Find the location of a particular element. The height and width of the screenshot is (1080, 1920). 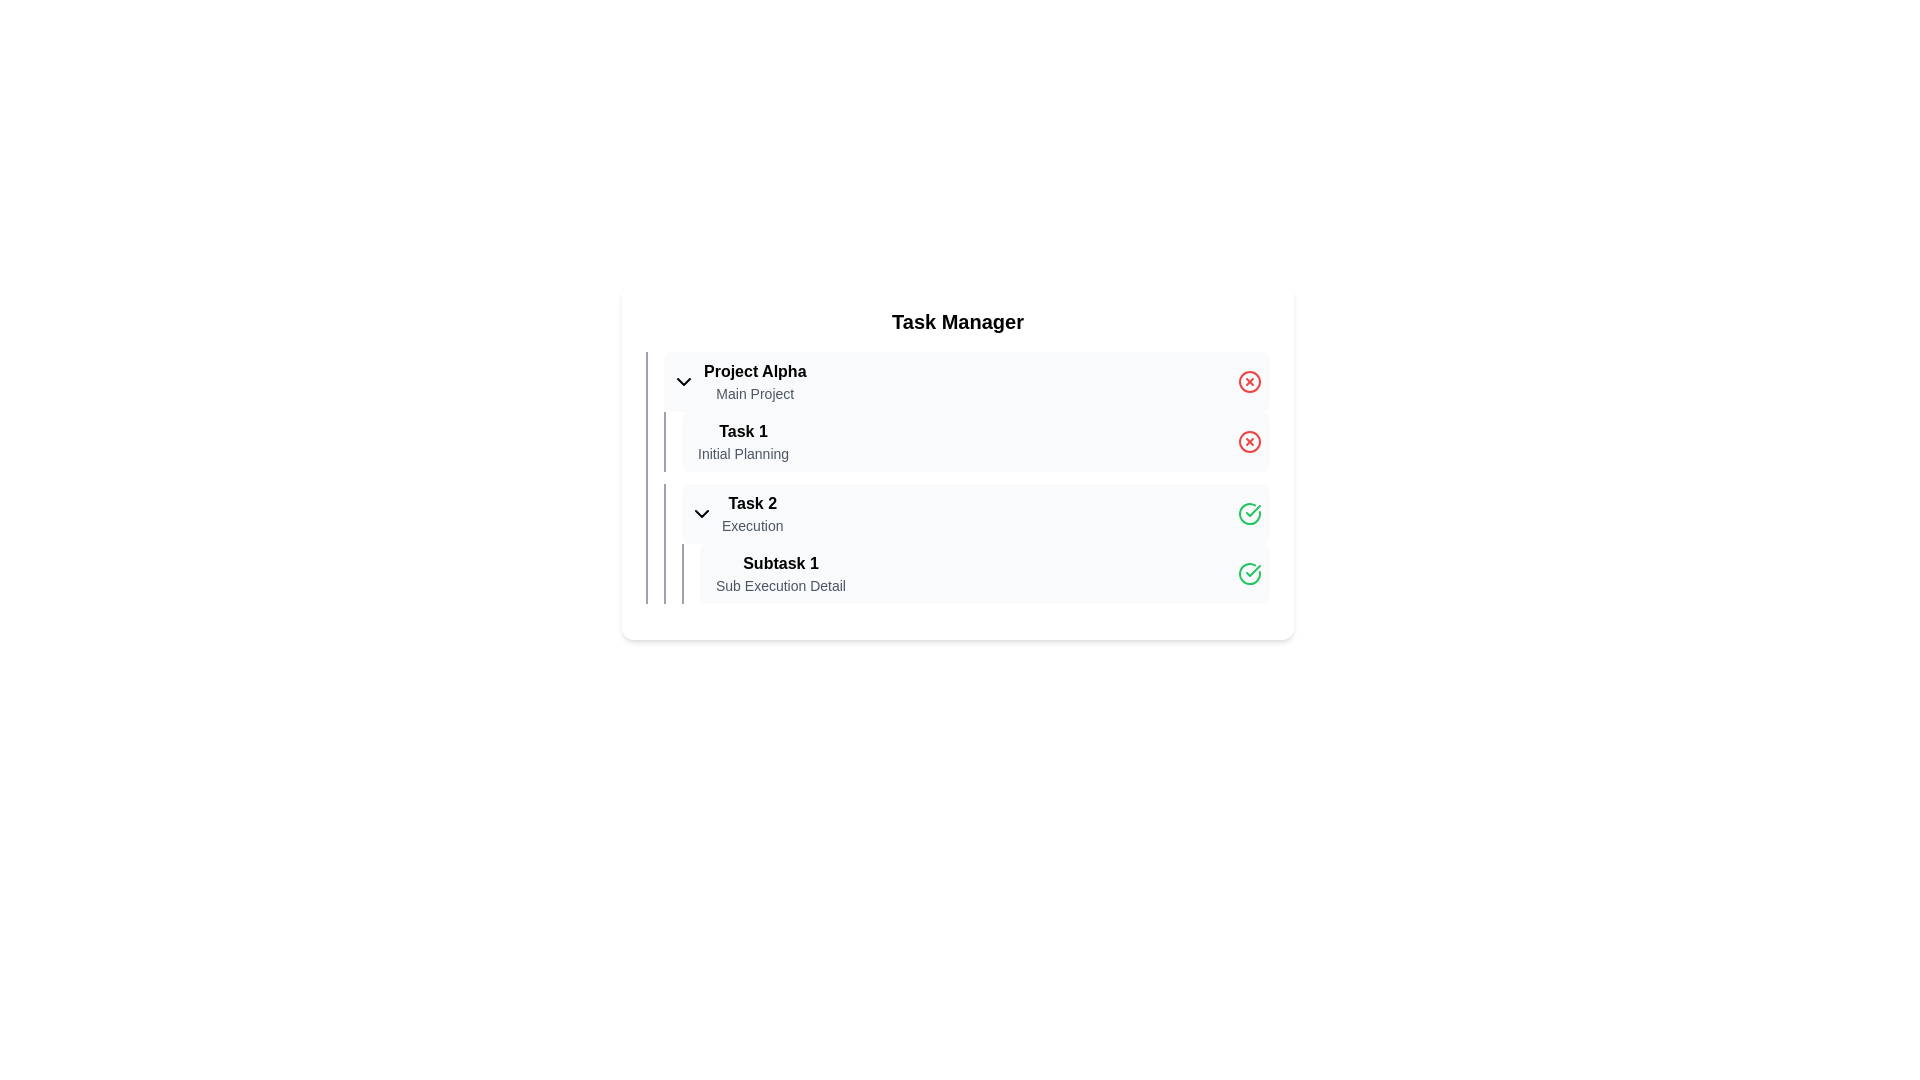

the third list item representing a subtask titled under 'Task 2 Execution', which includes a title, description, and a green checkmark indicating completion is located at coordinates (975, 574).